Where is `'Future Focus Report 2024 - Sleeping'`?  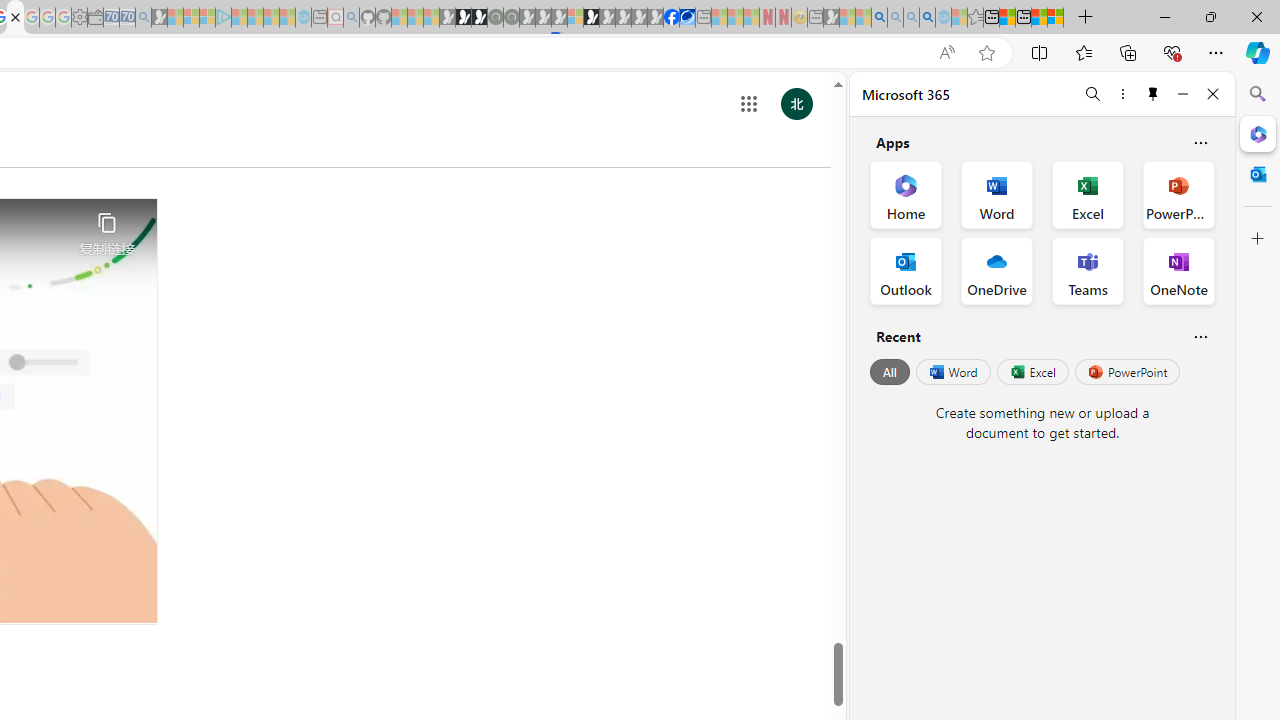
'Future Focus Report 2024 - Sleeping' is located at coordinates (511, 17).